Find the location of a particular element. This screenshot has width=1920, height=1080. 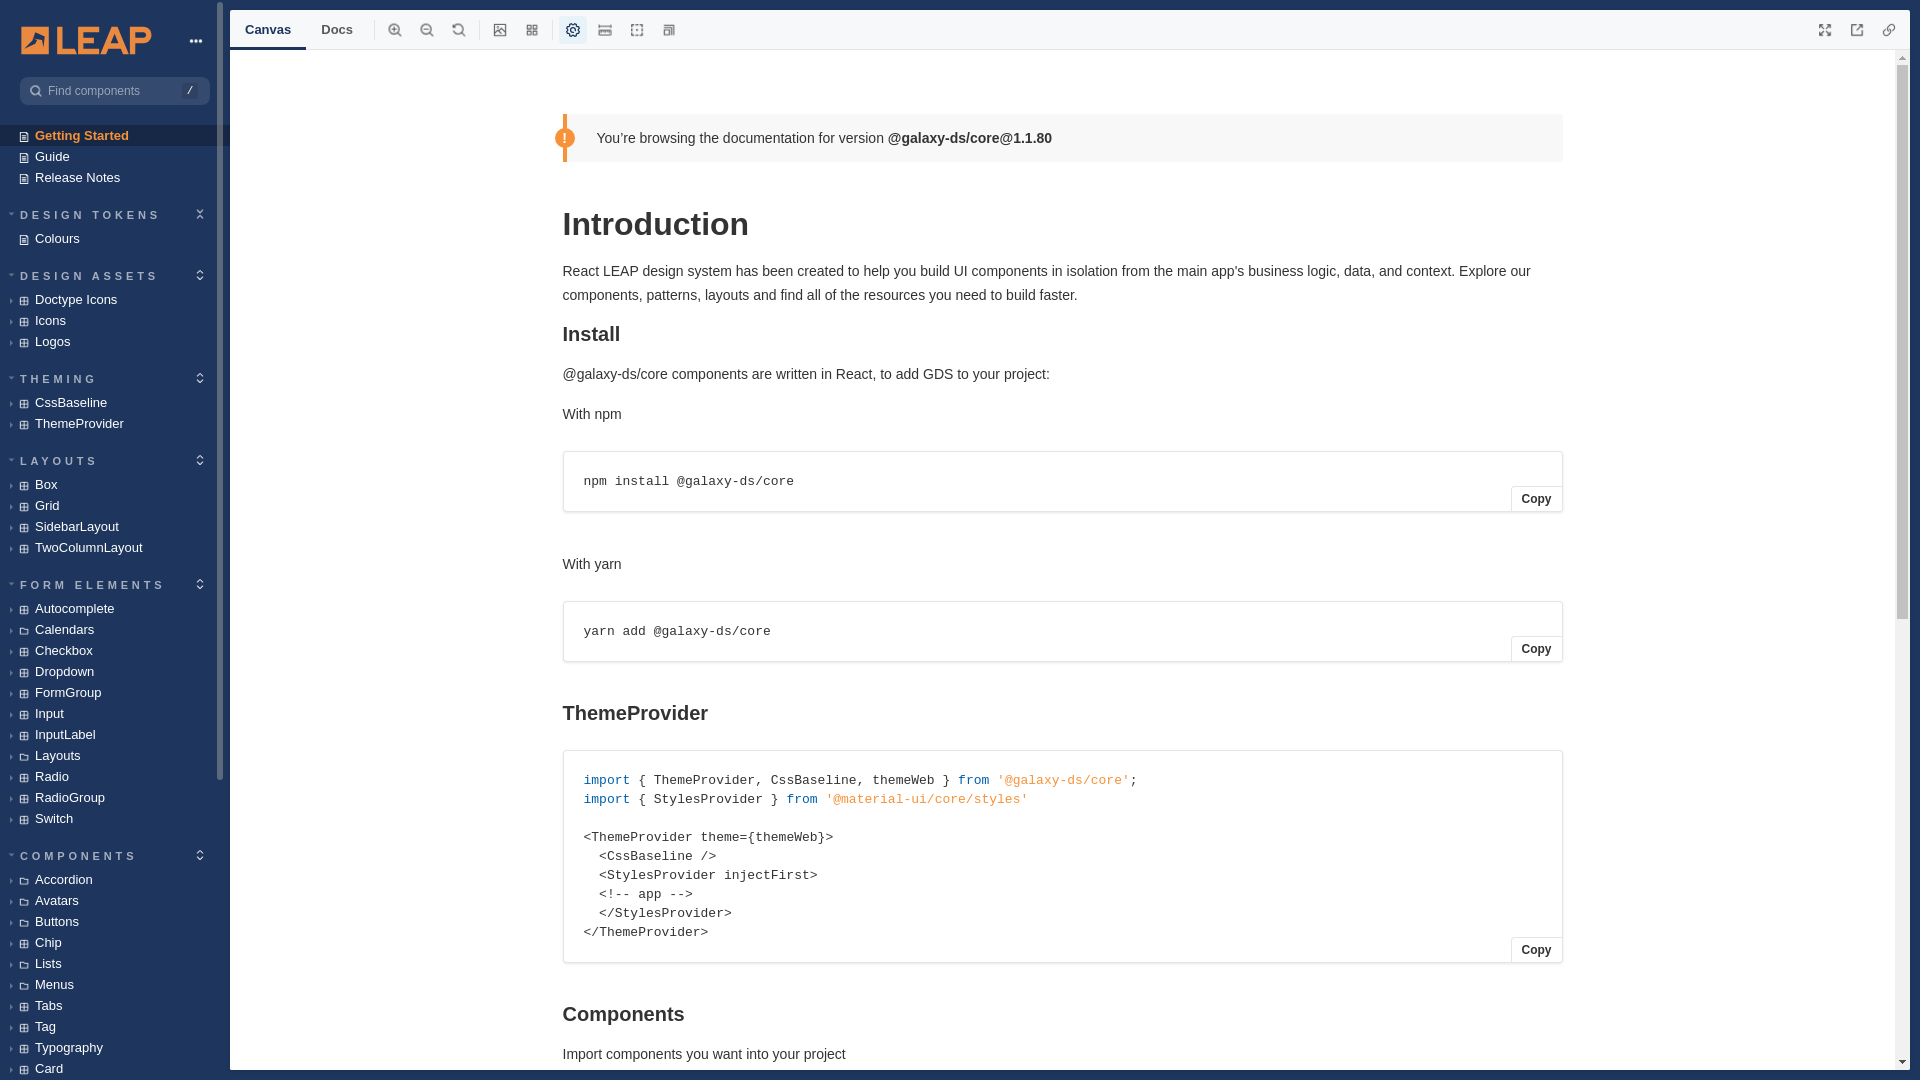

'Accordion' is located at coordinates (114, 878).